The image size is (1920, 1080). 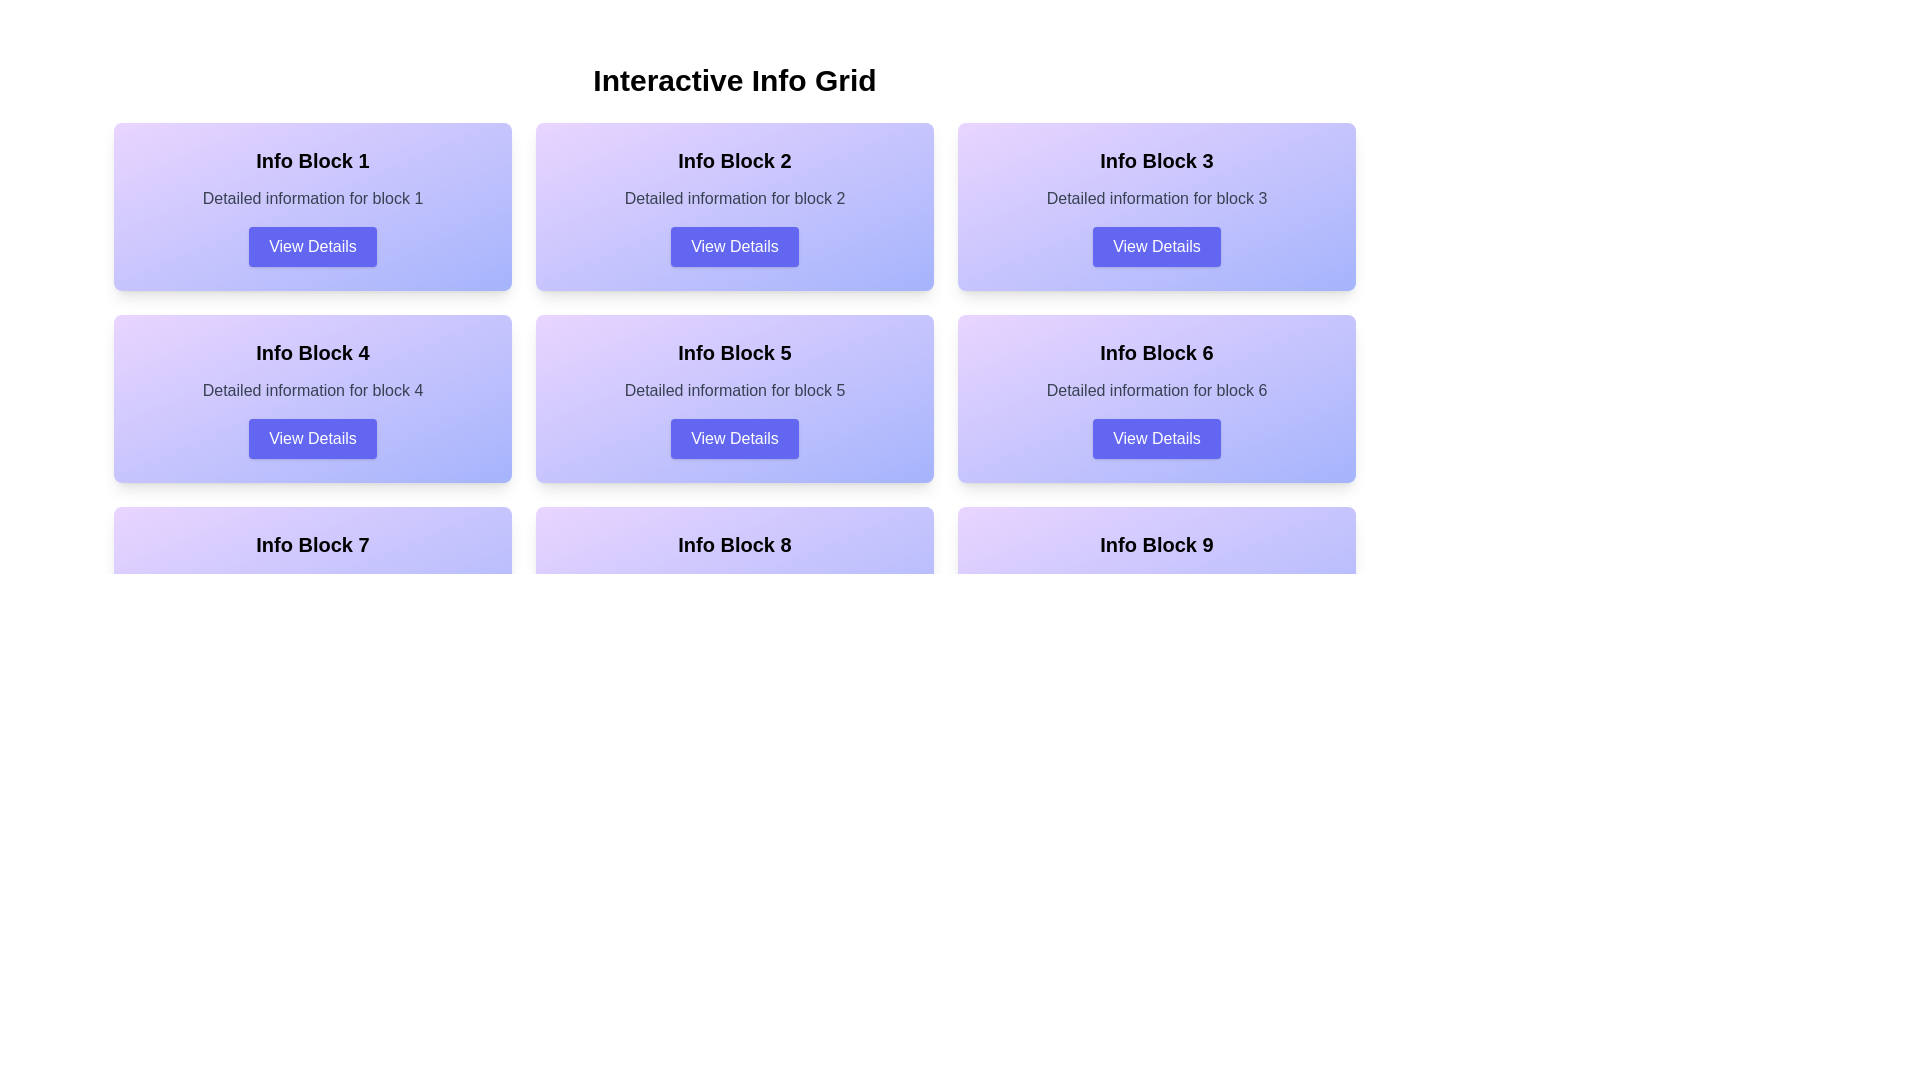 I want to click on the fifth card in the 3x3 grid layout that contains a heading, subheading, and a 'View Details' button, located at the center of the middle row, so click(x=733, y=398).